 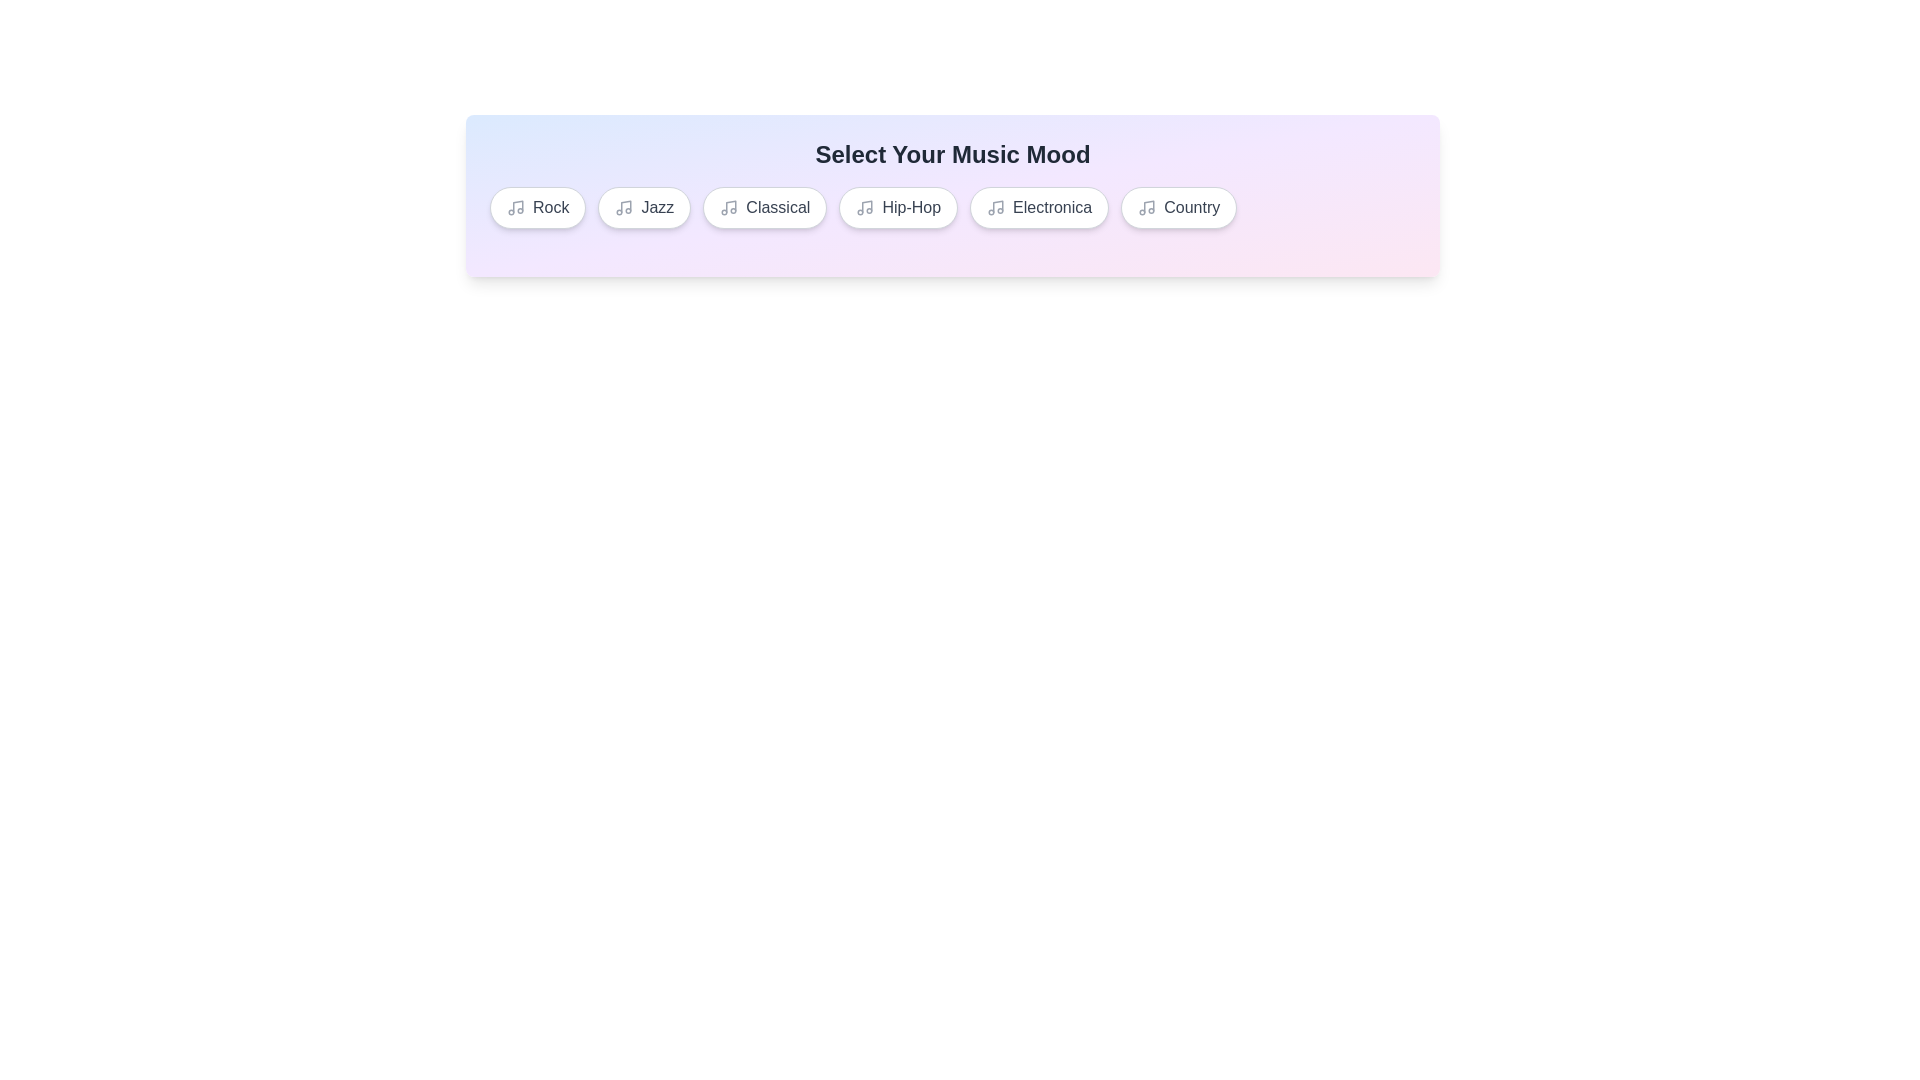 What do you see at coordinates (643, 208) in the screenshot?
I see `the music tag Jazz from the list` at bounding box center [643, 208].